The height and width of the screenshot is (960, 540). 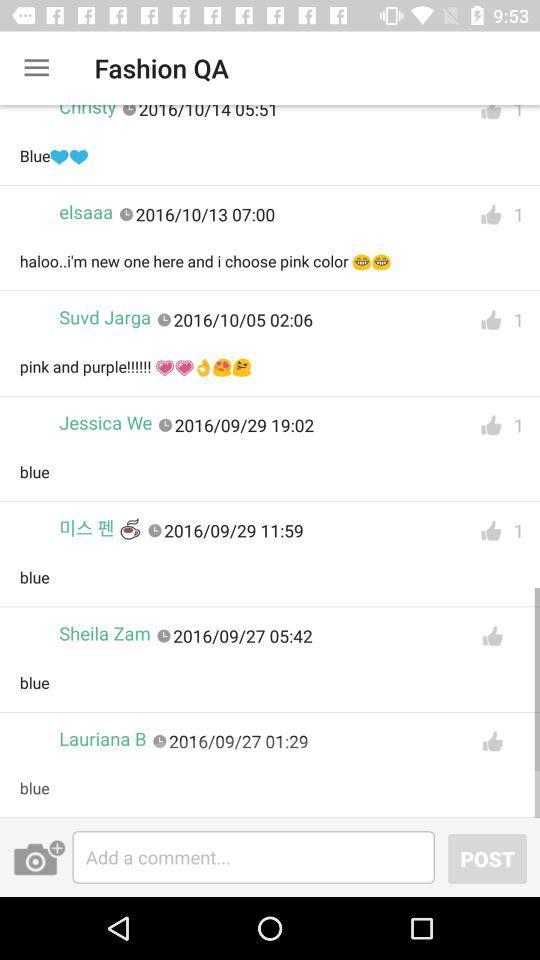 What do you see at coordinates (491, 635) in the screenshot?
I see `to like this option` at bounding box center [491, 635].